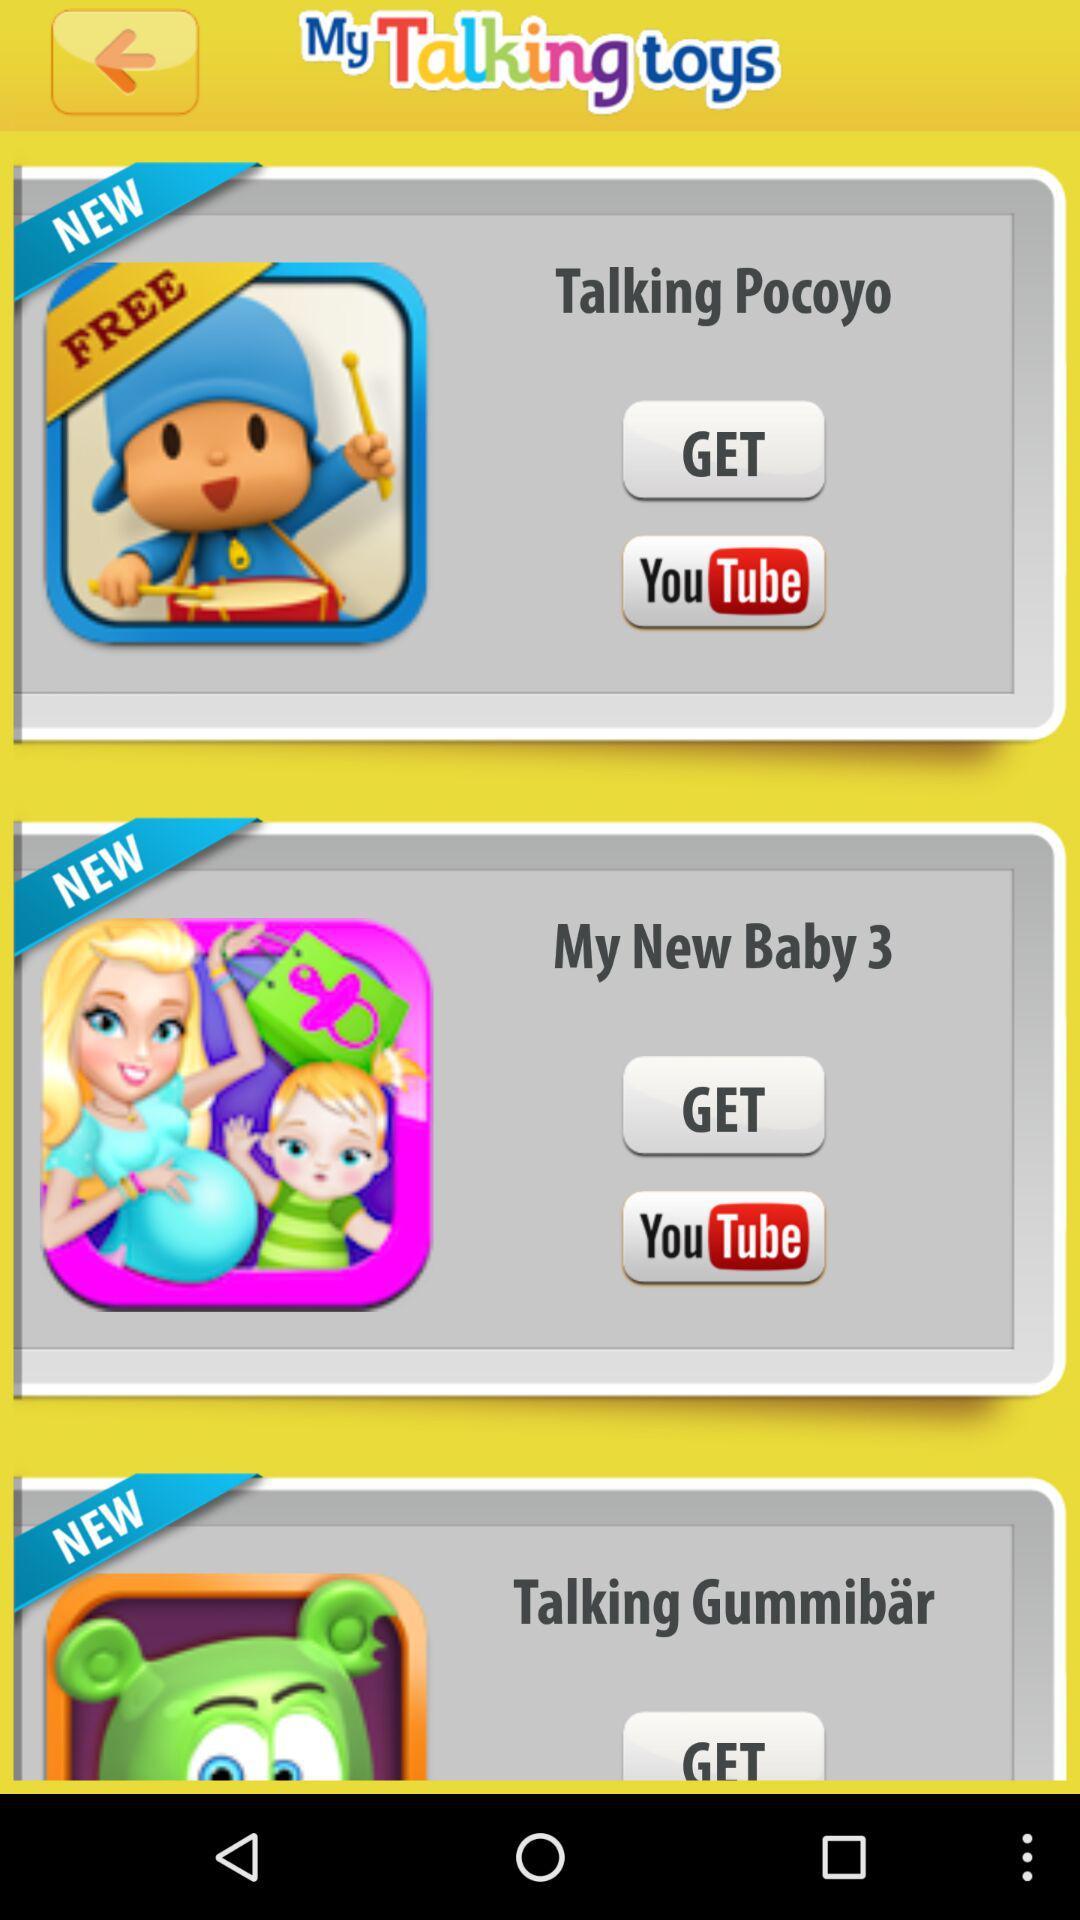  What do you see at coordinates (723, 1238) in the screenshot?
I see `tap to go you tube` at bounding box center [723, 1238].